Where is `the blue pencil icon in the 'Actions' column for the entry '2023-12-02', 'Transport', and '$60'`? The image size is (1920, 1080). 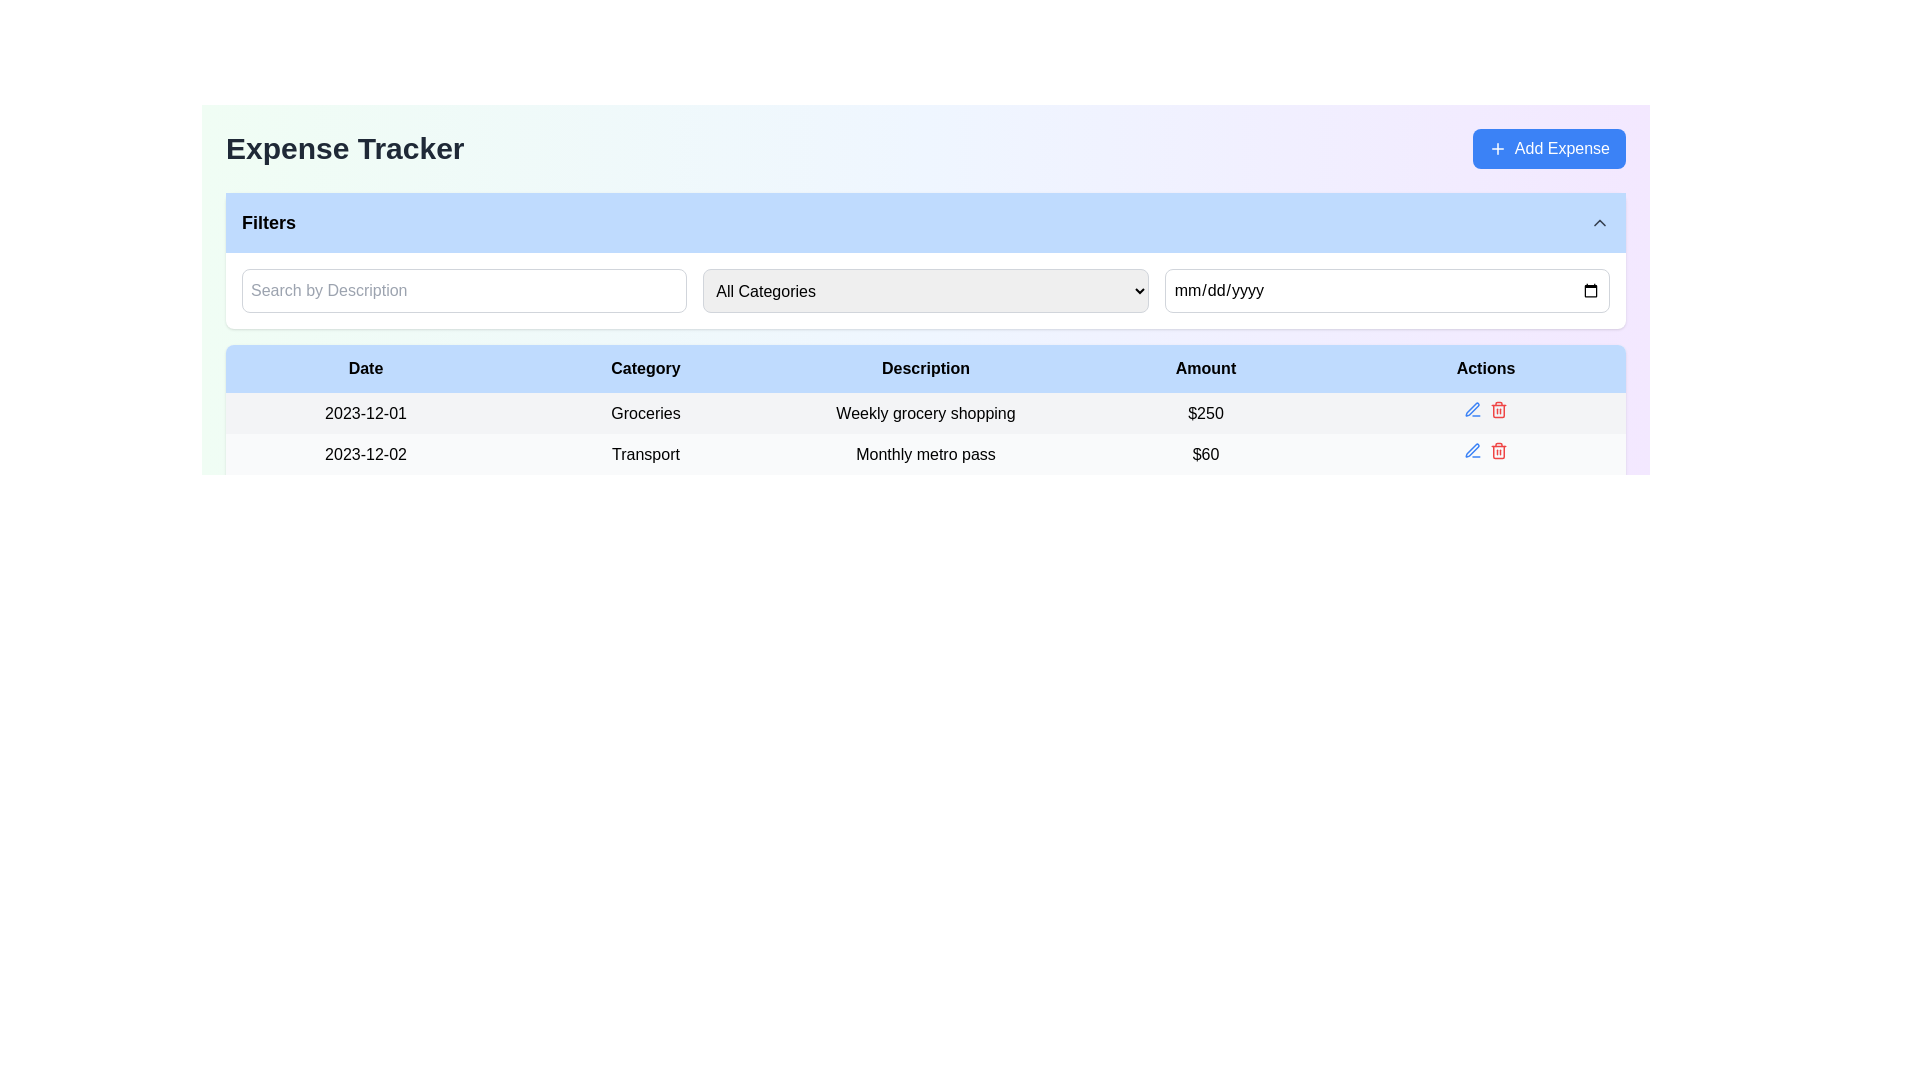 the blue pencil icon in the 'Actions' column for the entry '2023-12-02', 'Transport', and '$60' is located at coordinates (1486, 454).